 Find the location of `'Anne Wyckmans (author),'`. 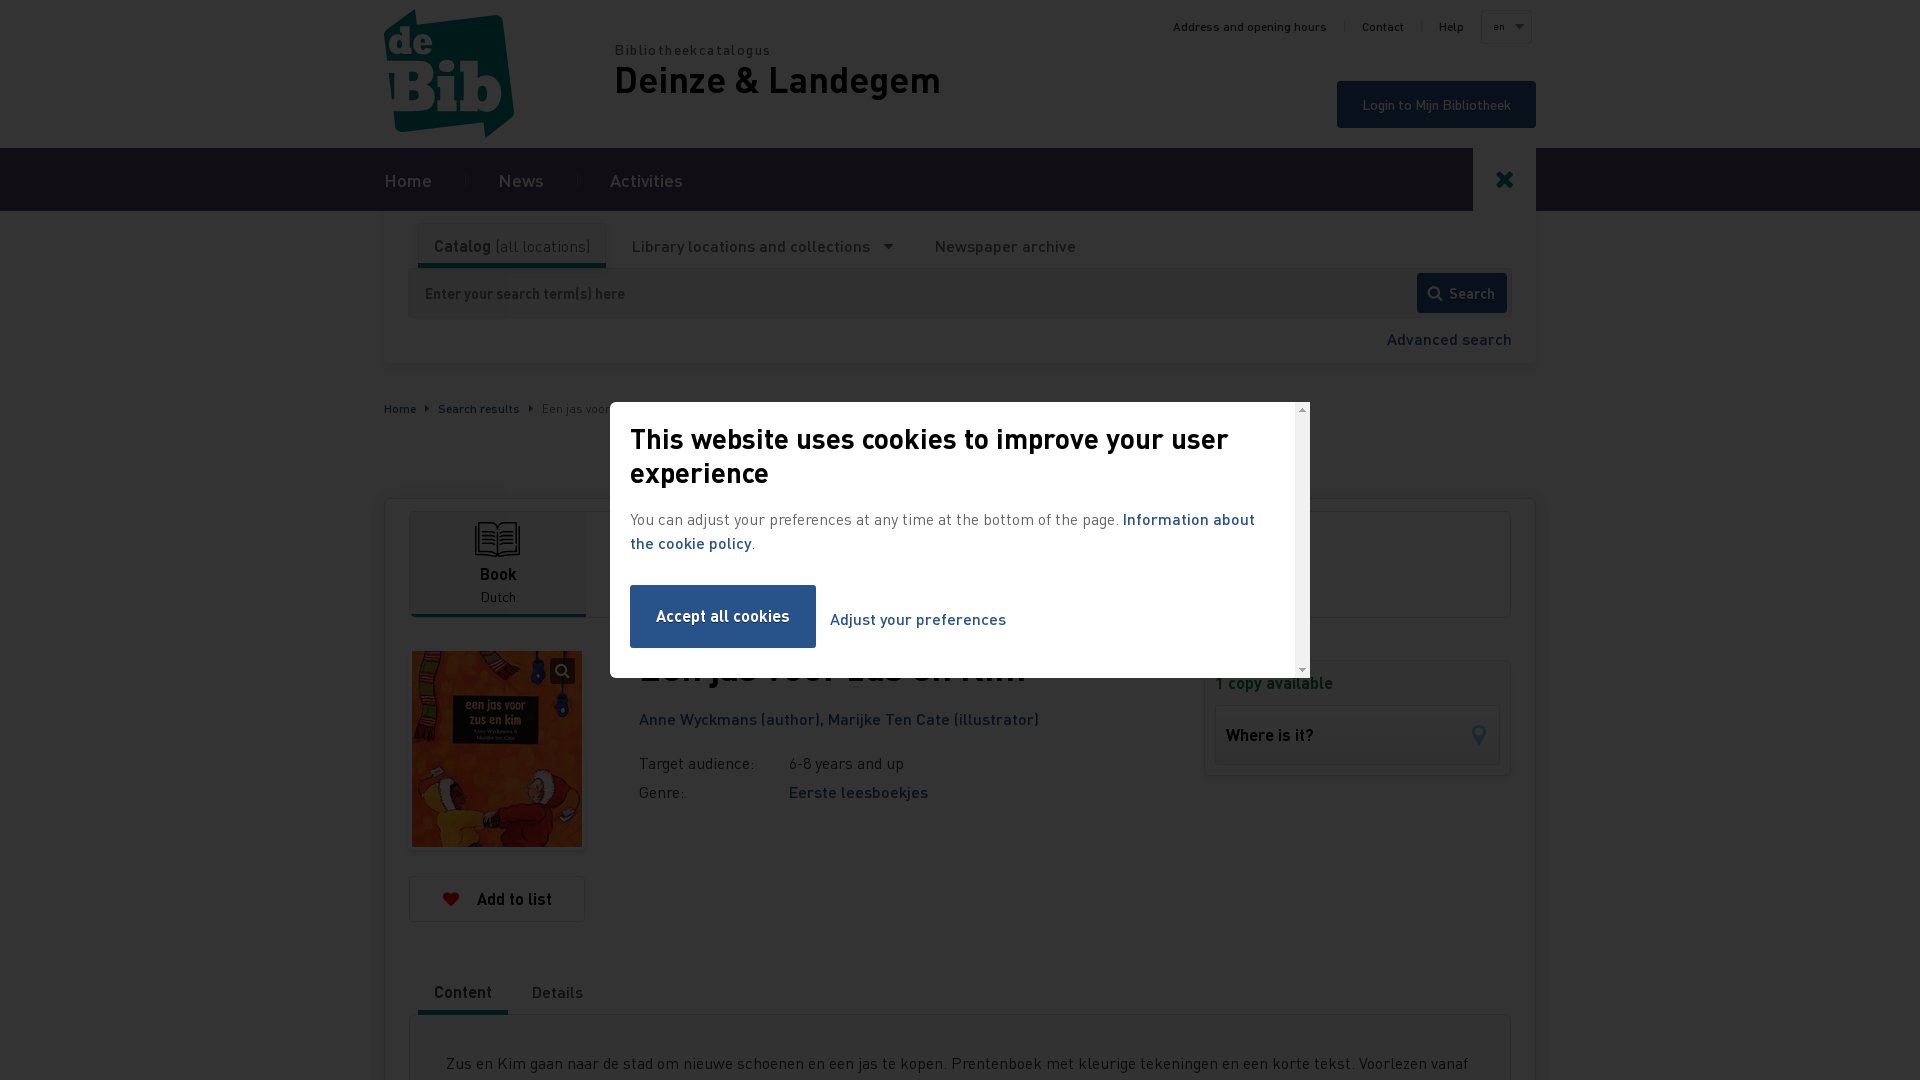

'Anne Wyckmans (author),' is located at coordinates (637, 717).